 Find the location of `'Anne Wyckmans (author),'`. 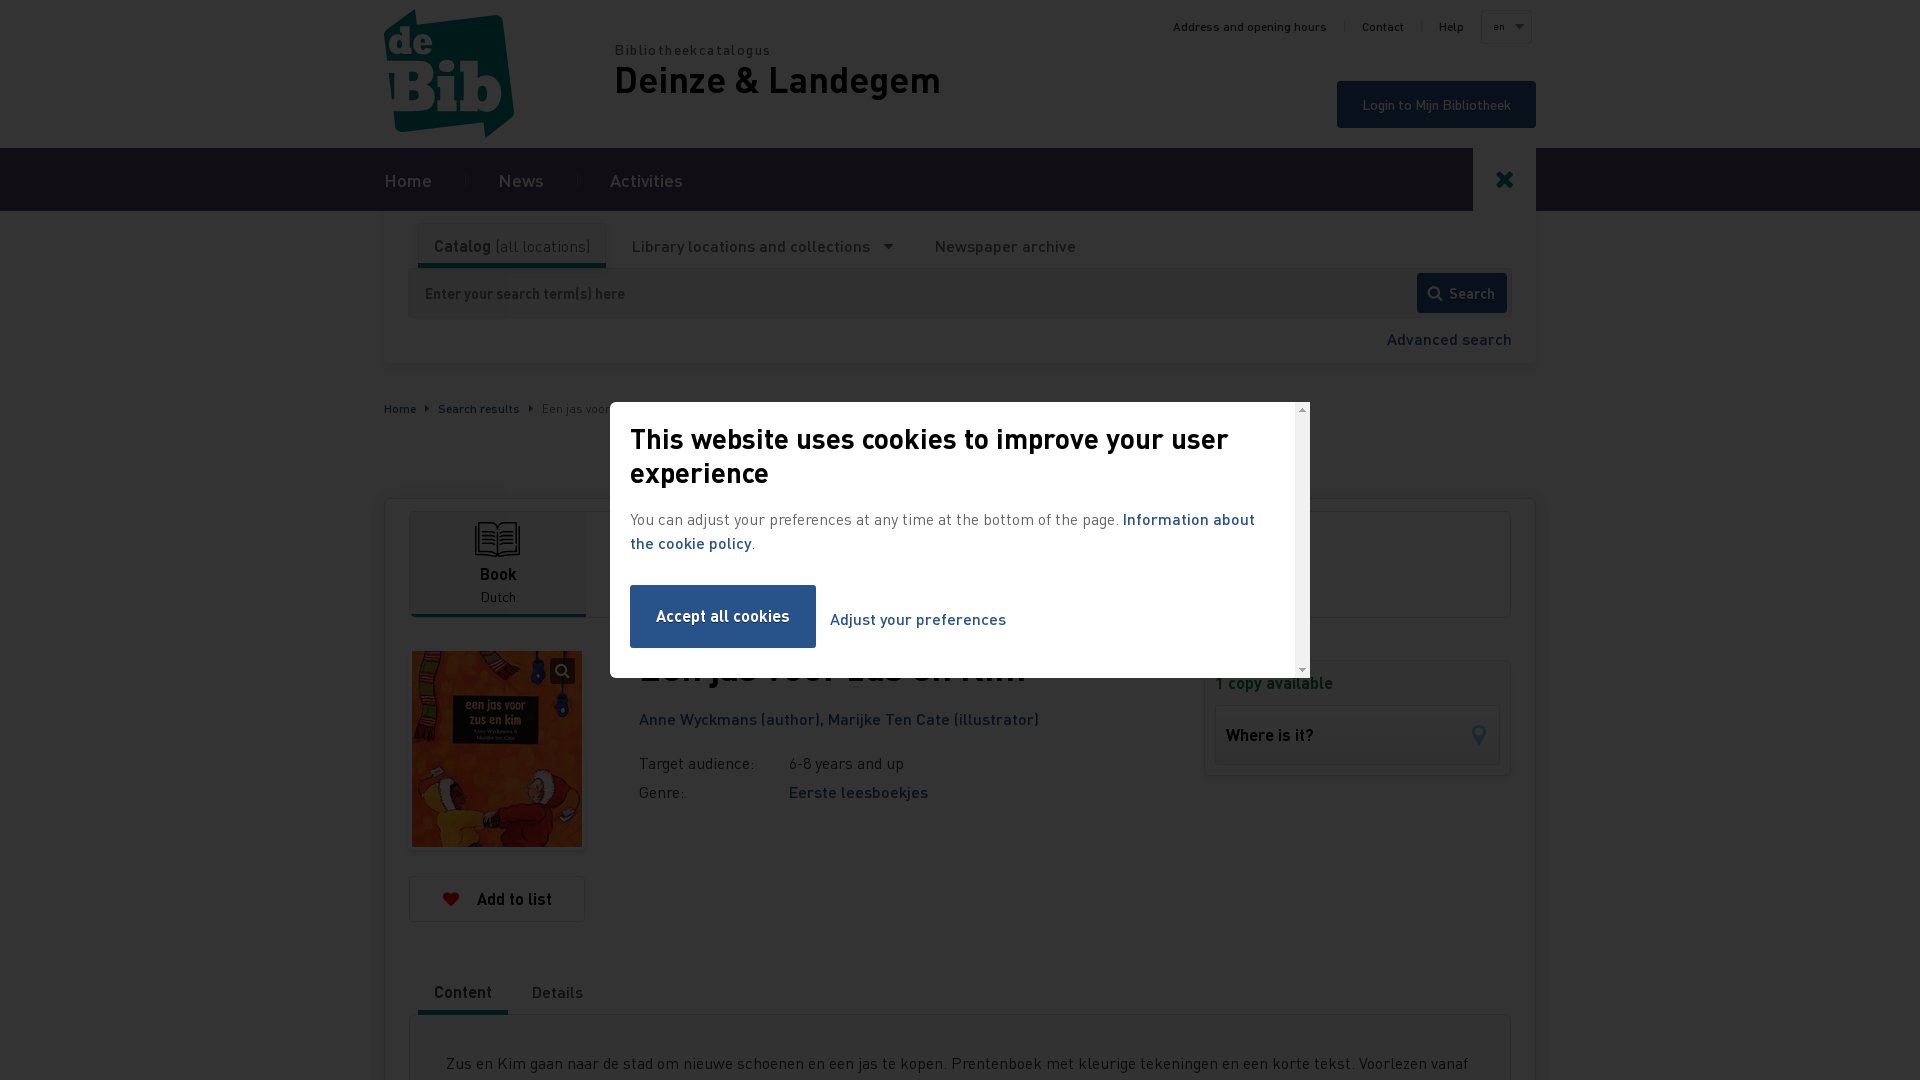

'Anne Wyckmans (author),' is located at coordinates (637, 717).